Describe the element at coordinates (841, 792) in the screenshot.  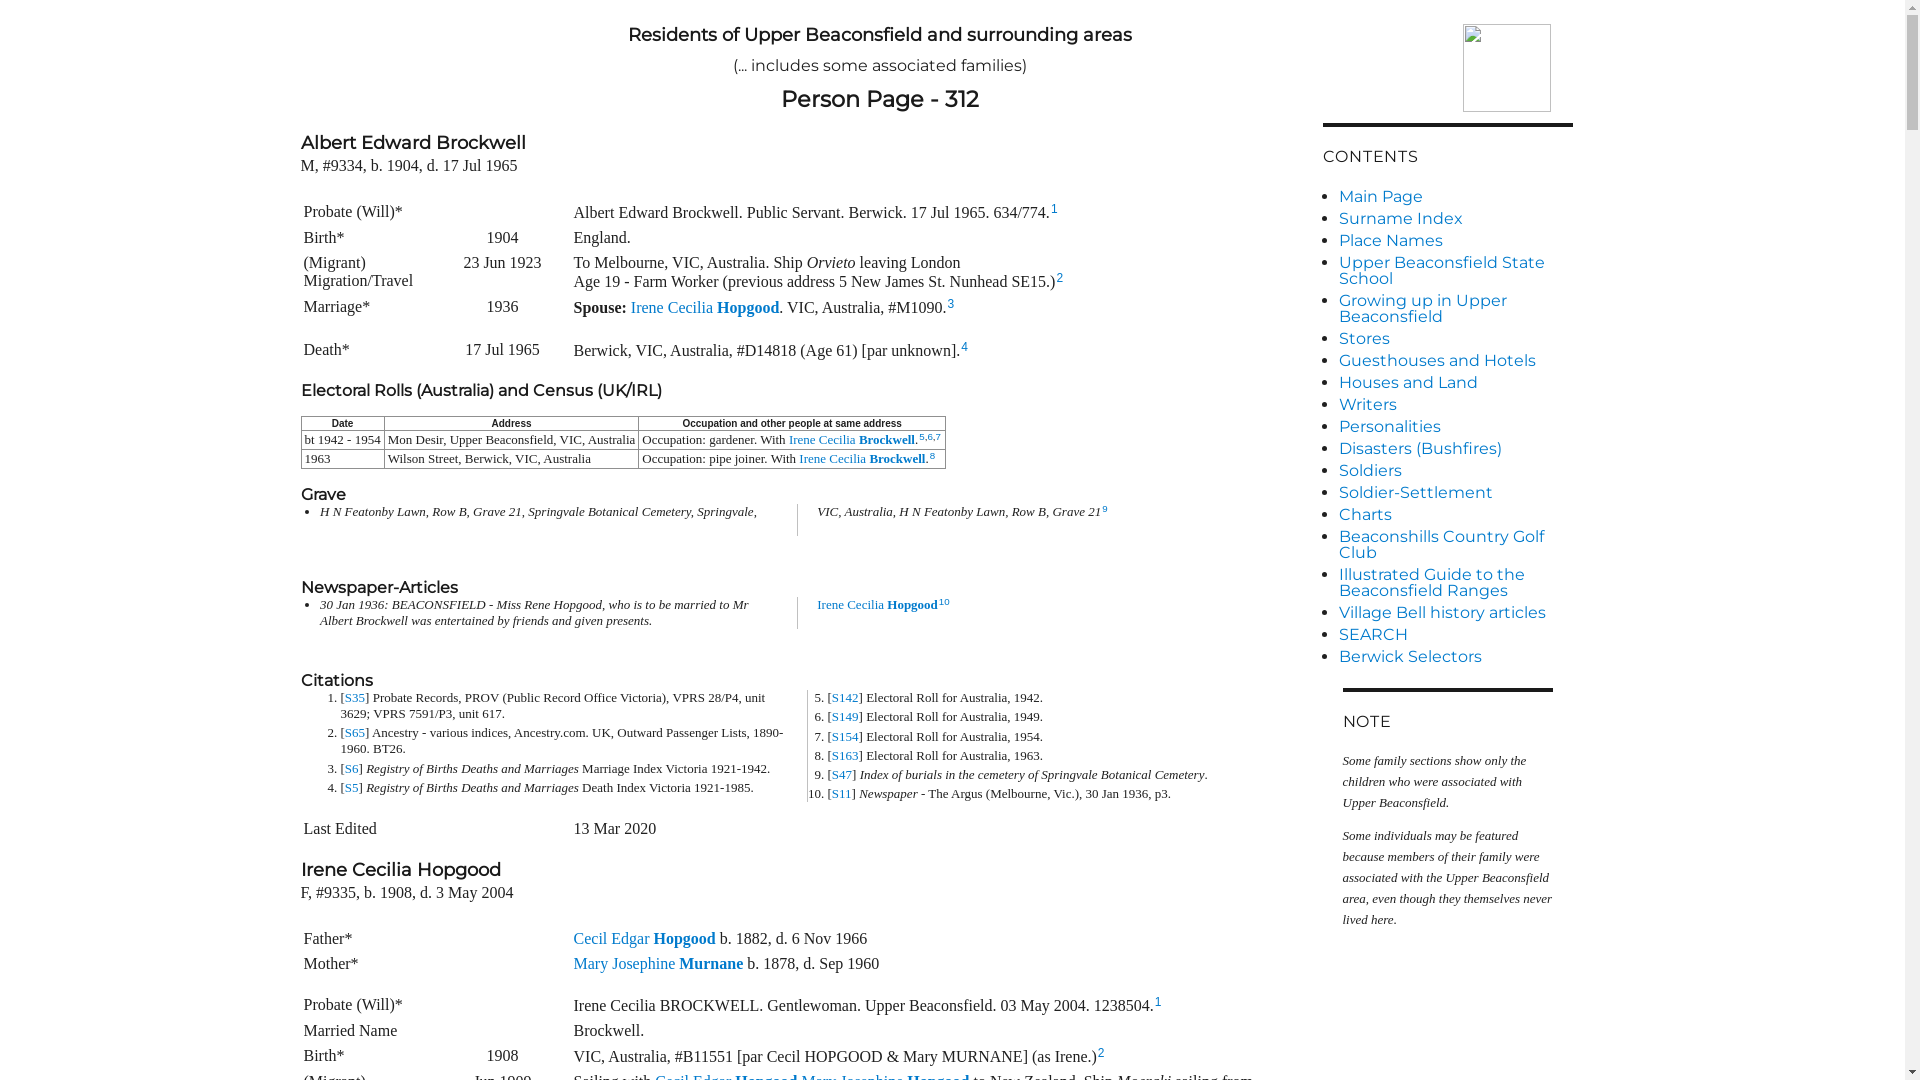
I see `'S11'` at that location.